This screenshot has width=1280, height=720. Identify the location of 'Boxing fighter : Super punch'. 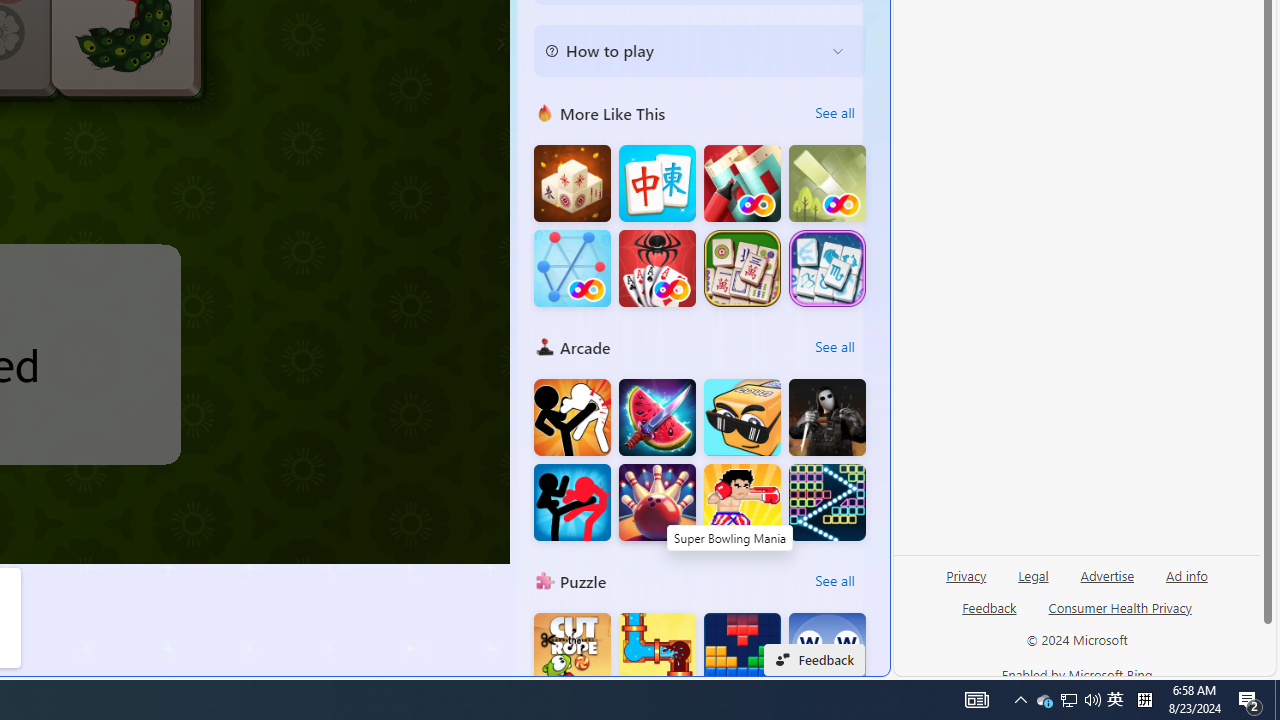
(741, 501).